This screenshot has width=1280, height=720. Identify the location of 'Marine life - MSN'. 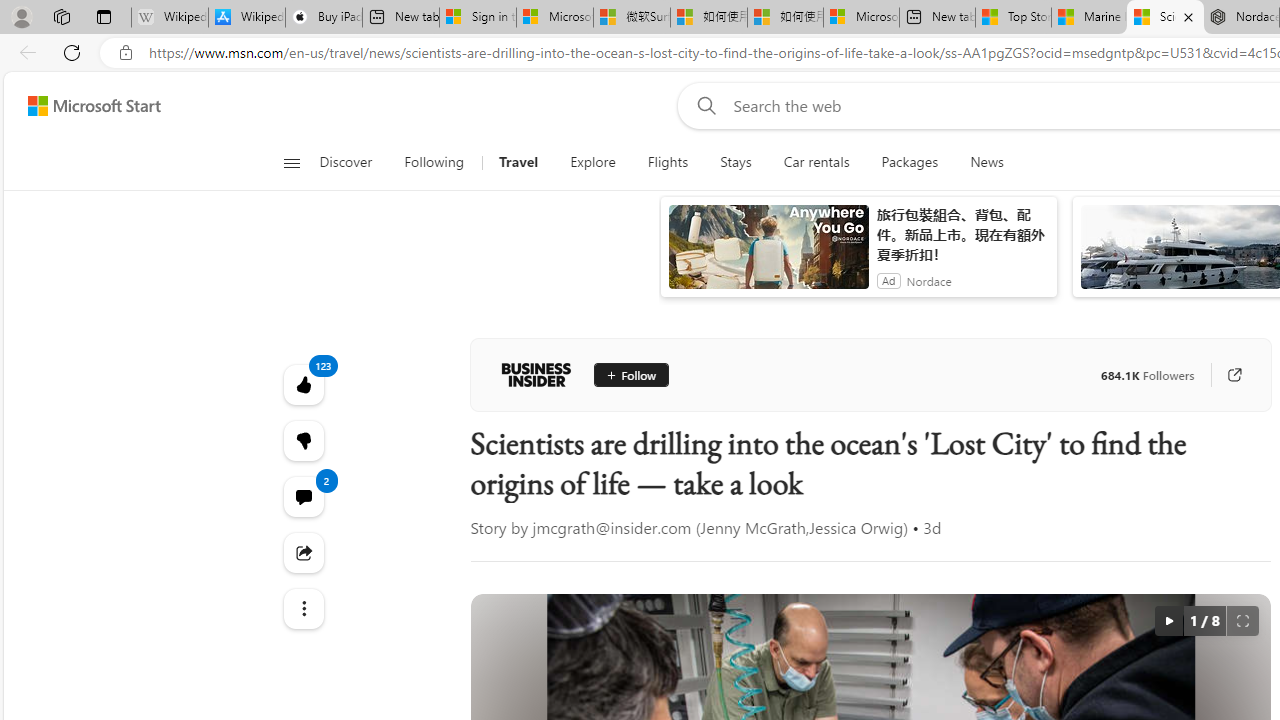
(1088, 17).